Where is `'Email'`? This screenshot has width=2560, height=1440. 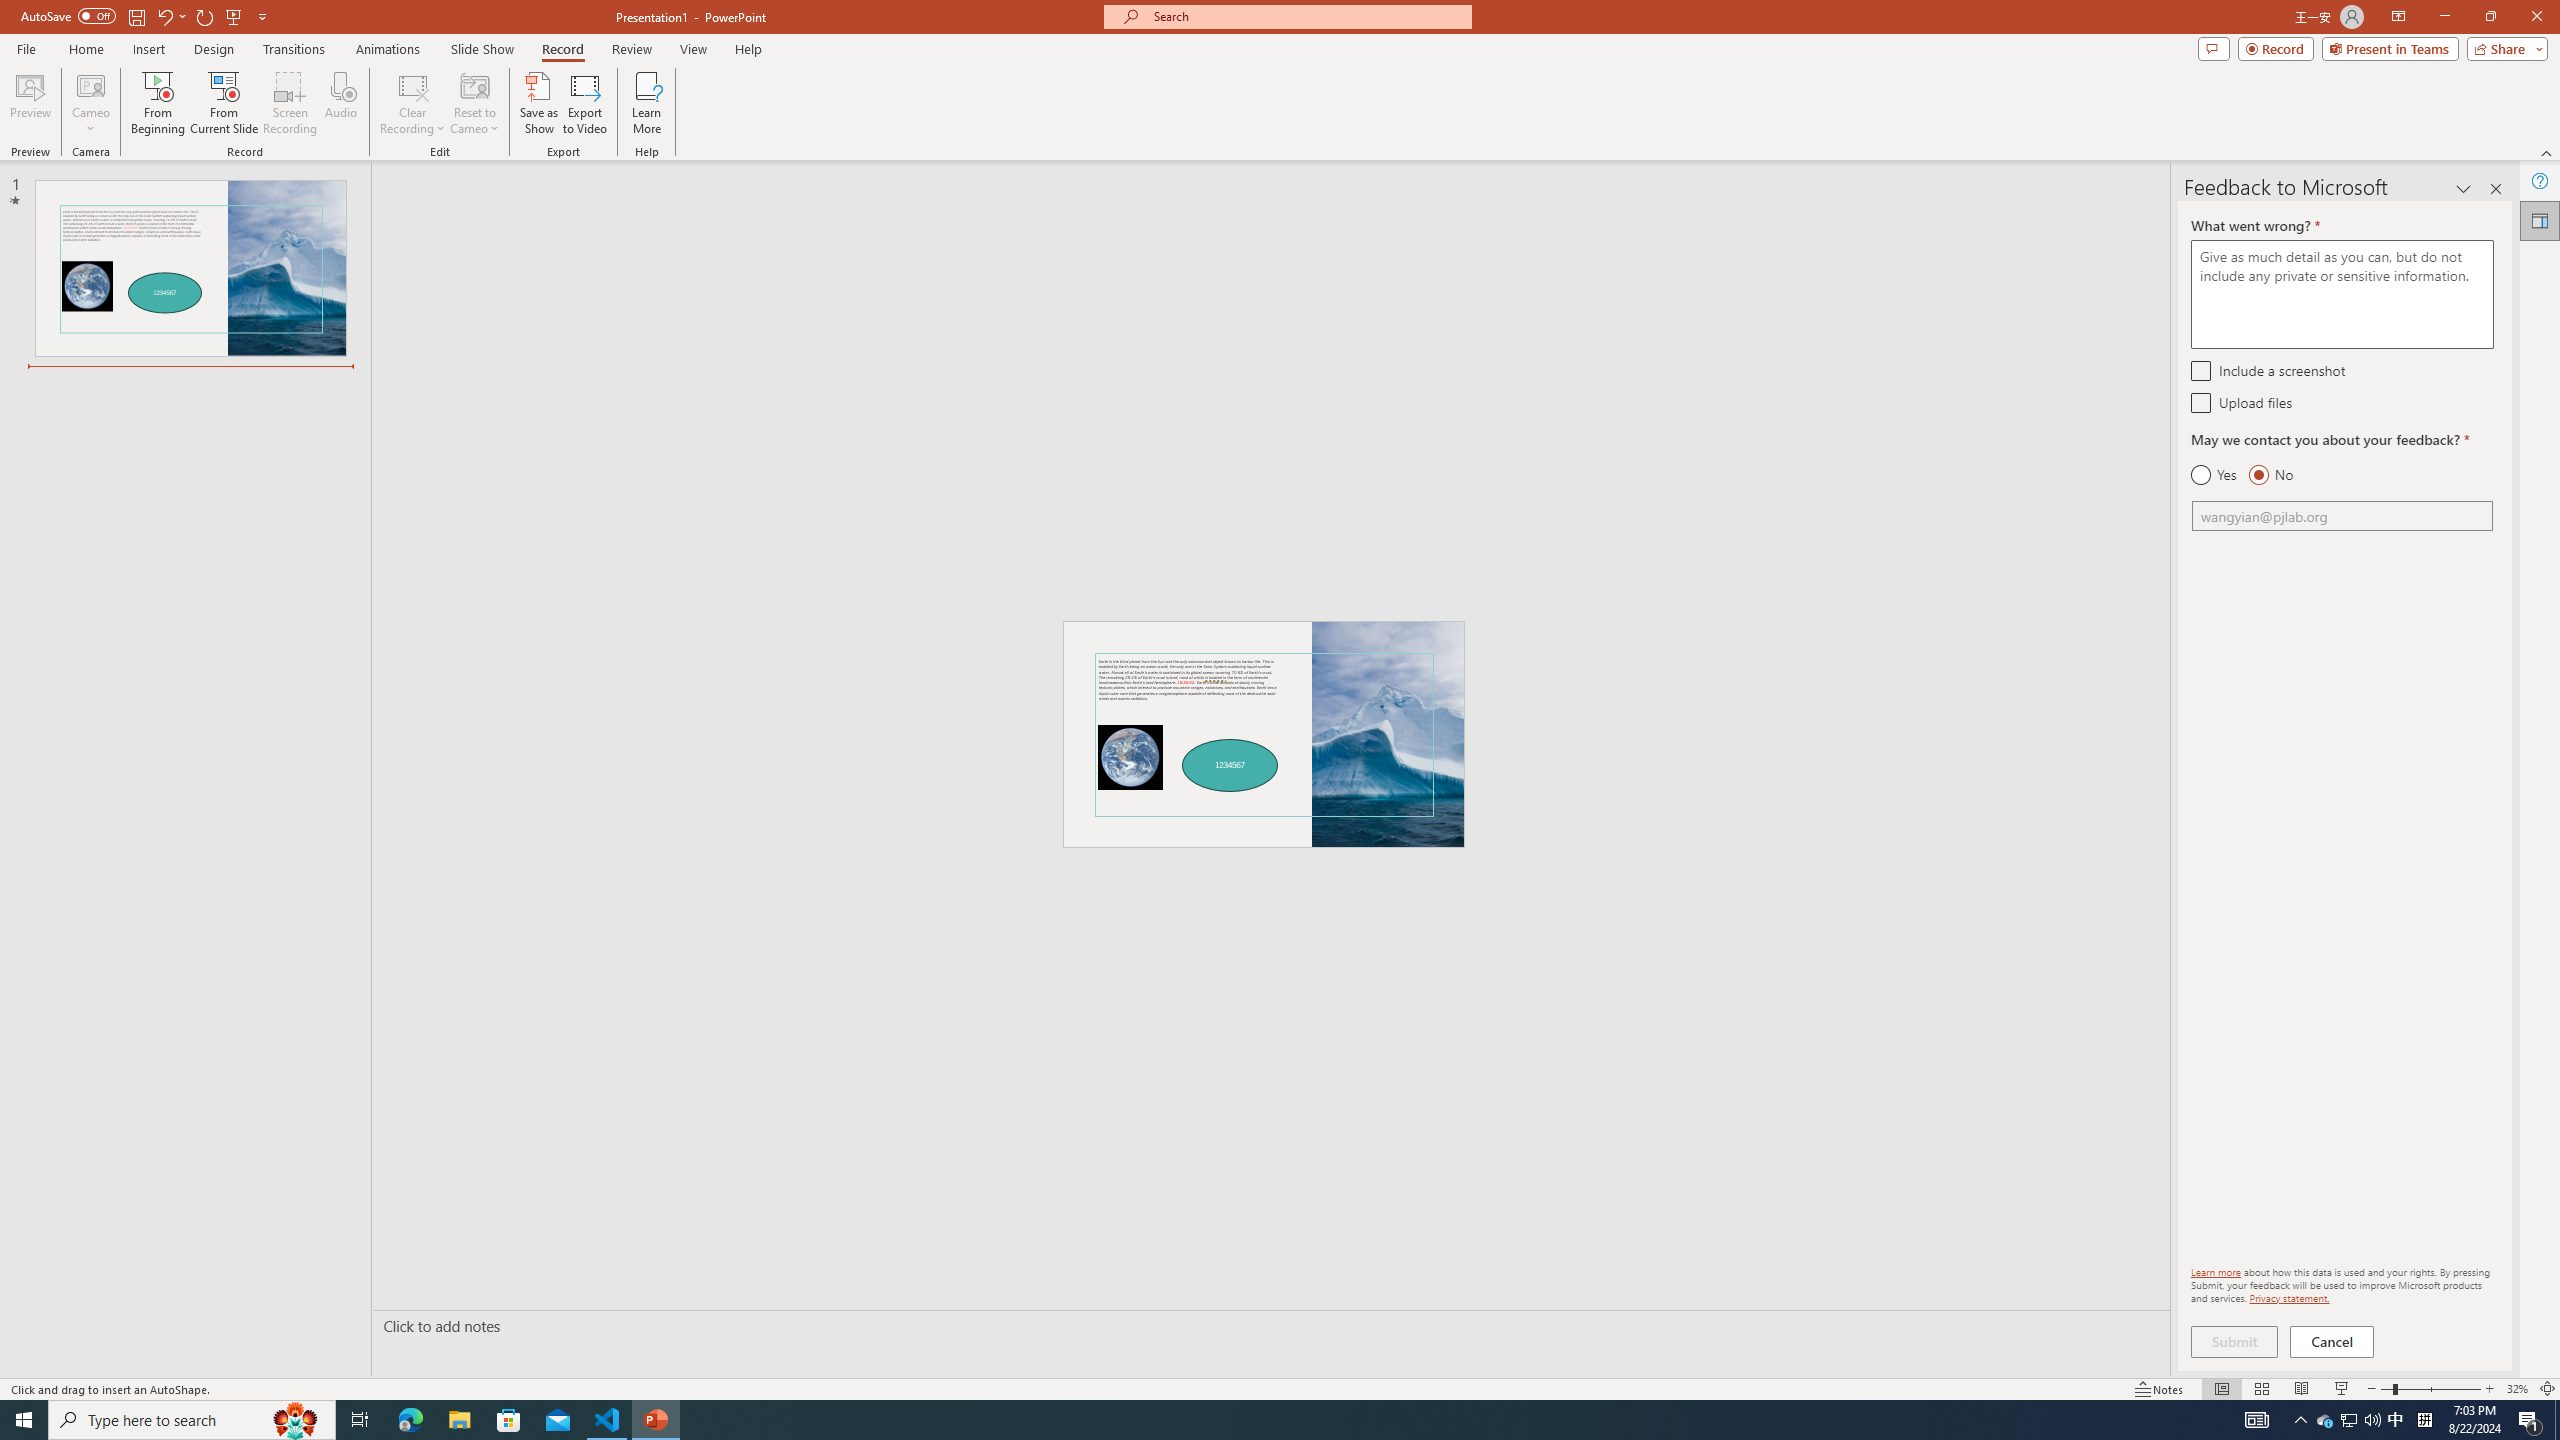
'Email' is located at coordinates (2341, 516).